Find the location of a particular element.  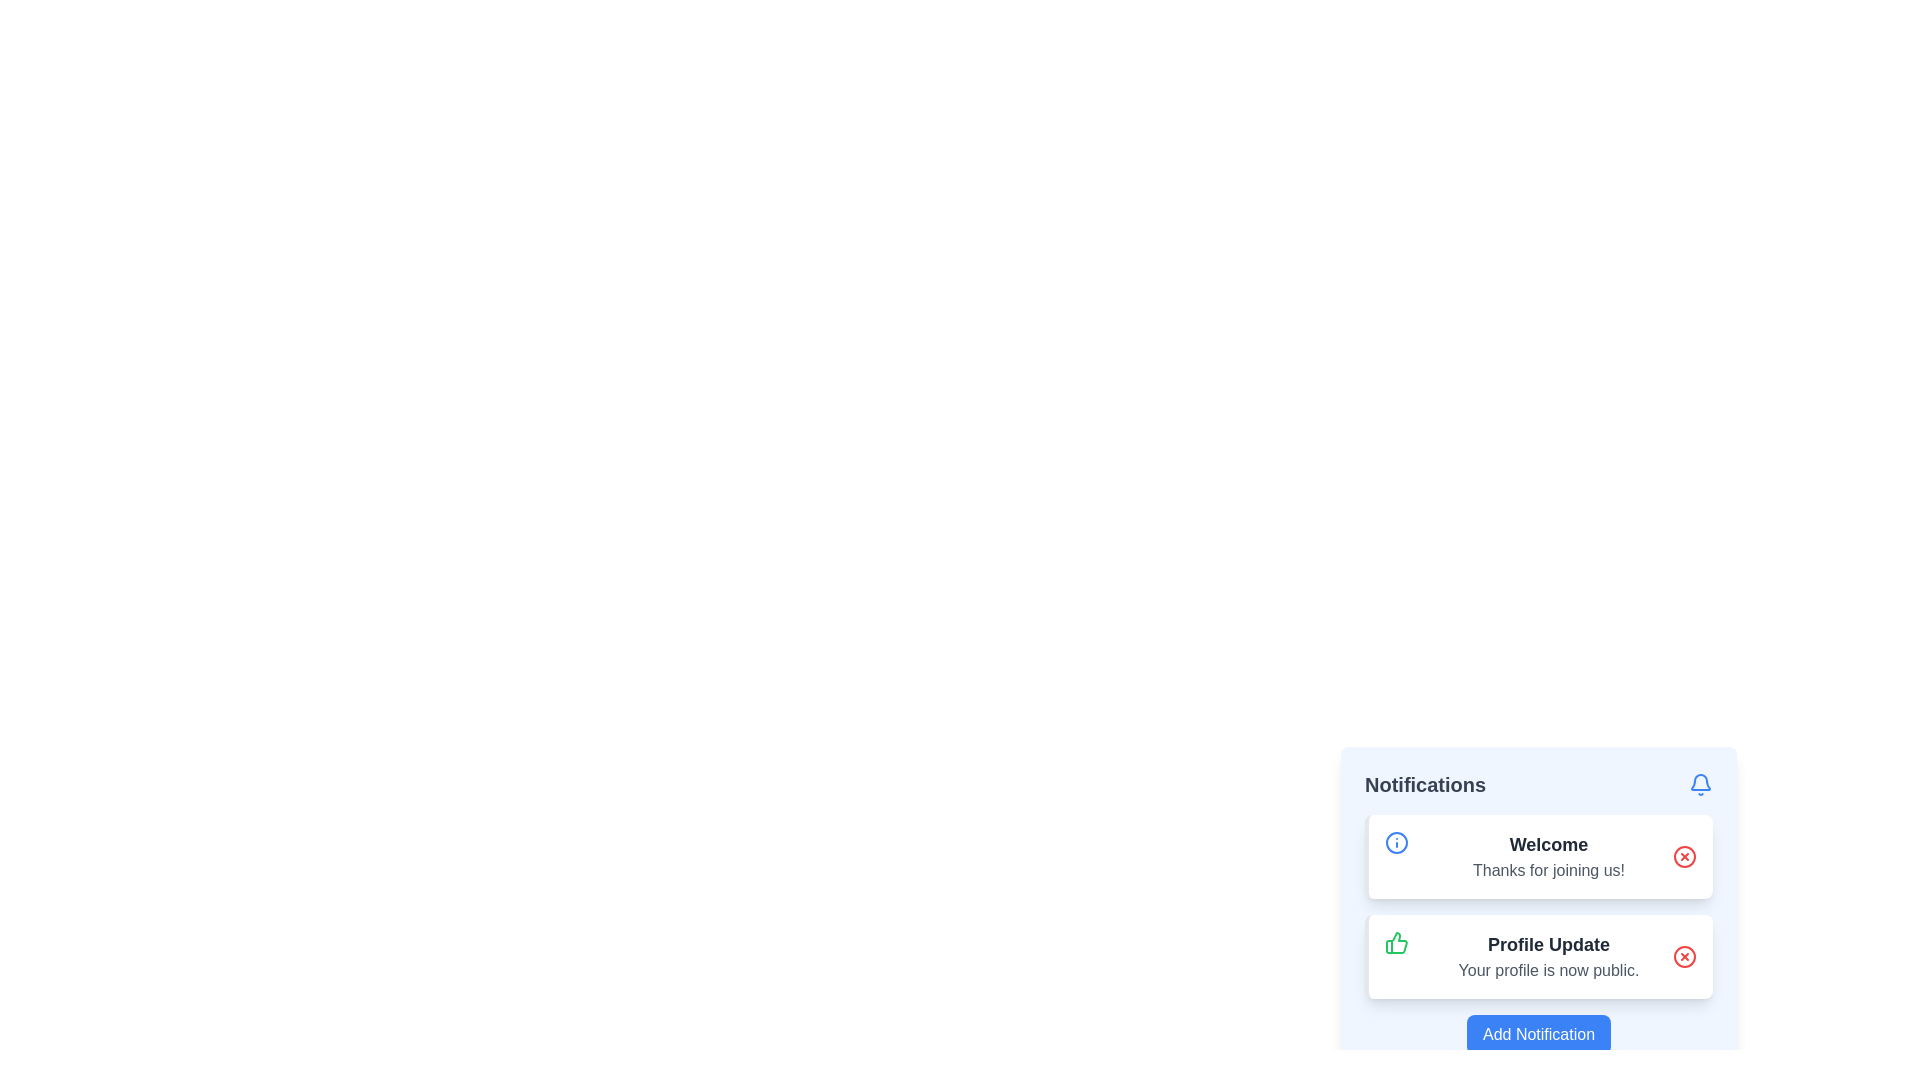

static text displaying 'Thanks for joining us!' located beneath the 'Welcome' header in the notification card at the bottom-right area of the interface is located at coordinates (1548, 870).